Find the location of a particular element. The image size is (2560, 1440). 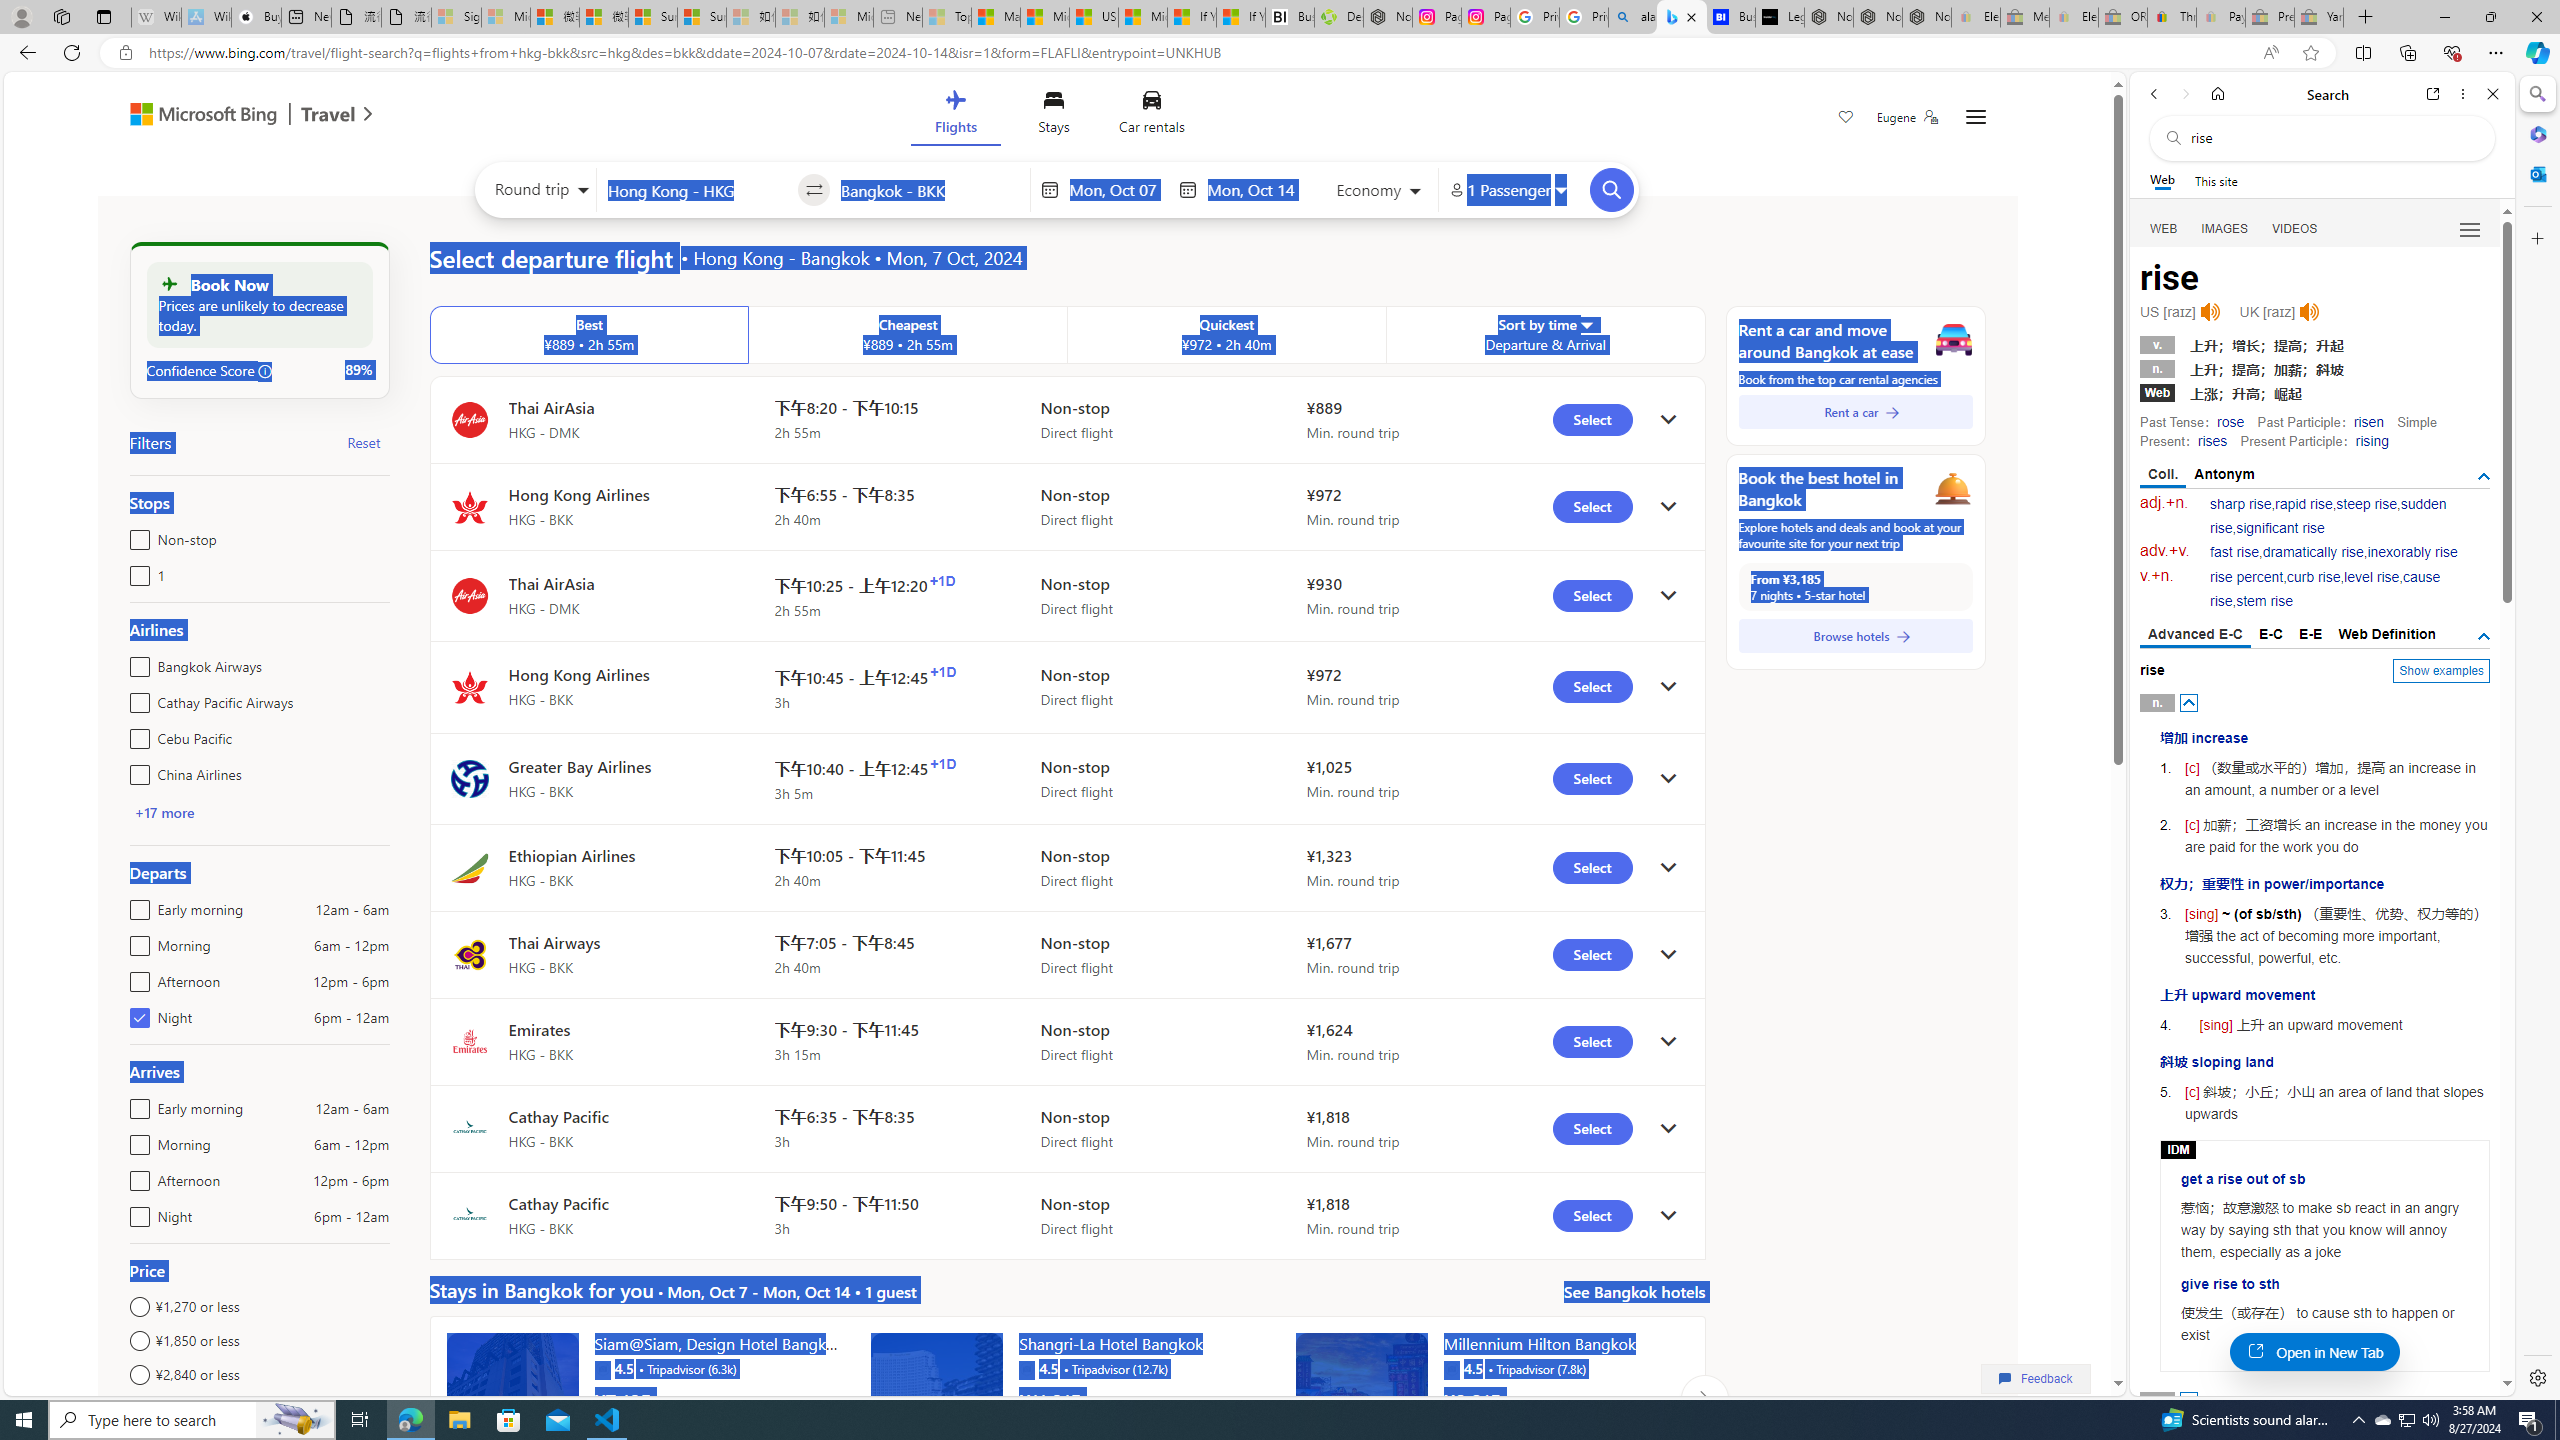

'rapid rise' is located at coordinates (2303, 503).